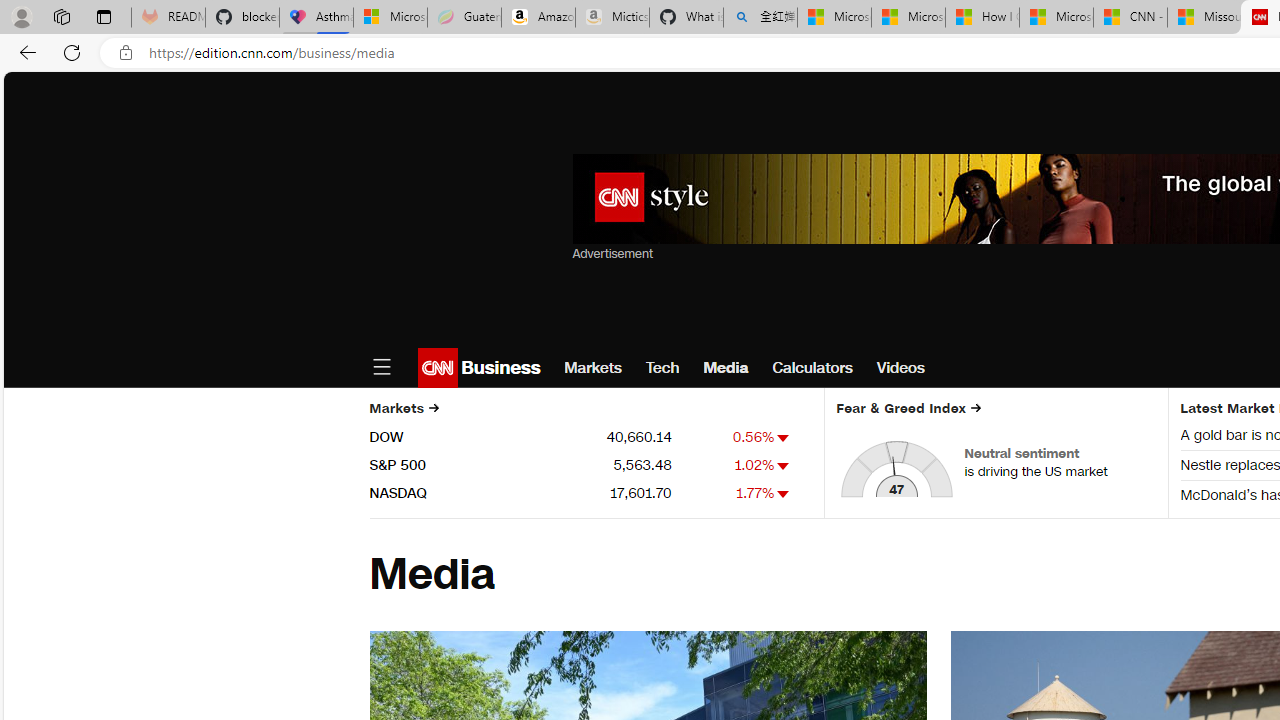 The image size is (1280, 720). What do you see at coordinates (381, 367) in the screenshot?
I see `'Open Menu Icon'` at bounding box center [381, 367].